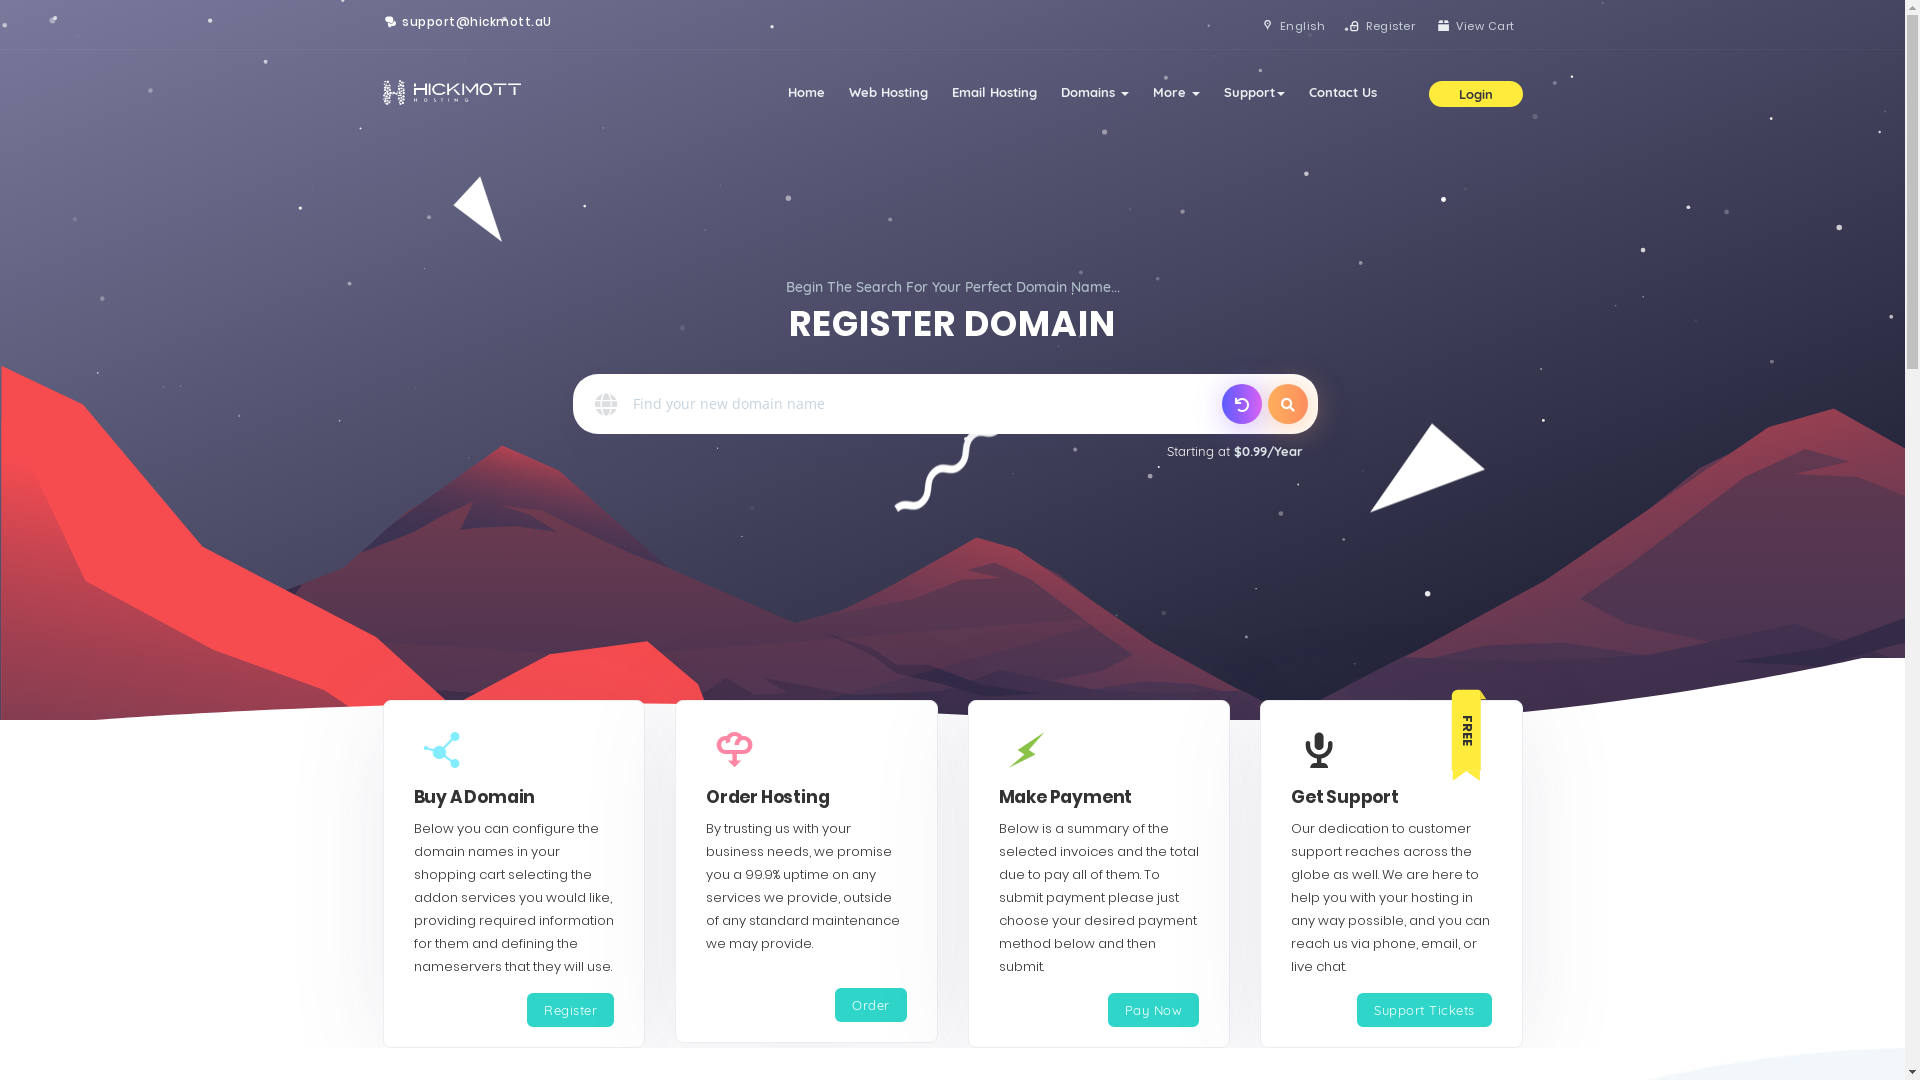  Describe the element at coordinates (1427, 92) in the screenshot. I see `'Login'` at that location.